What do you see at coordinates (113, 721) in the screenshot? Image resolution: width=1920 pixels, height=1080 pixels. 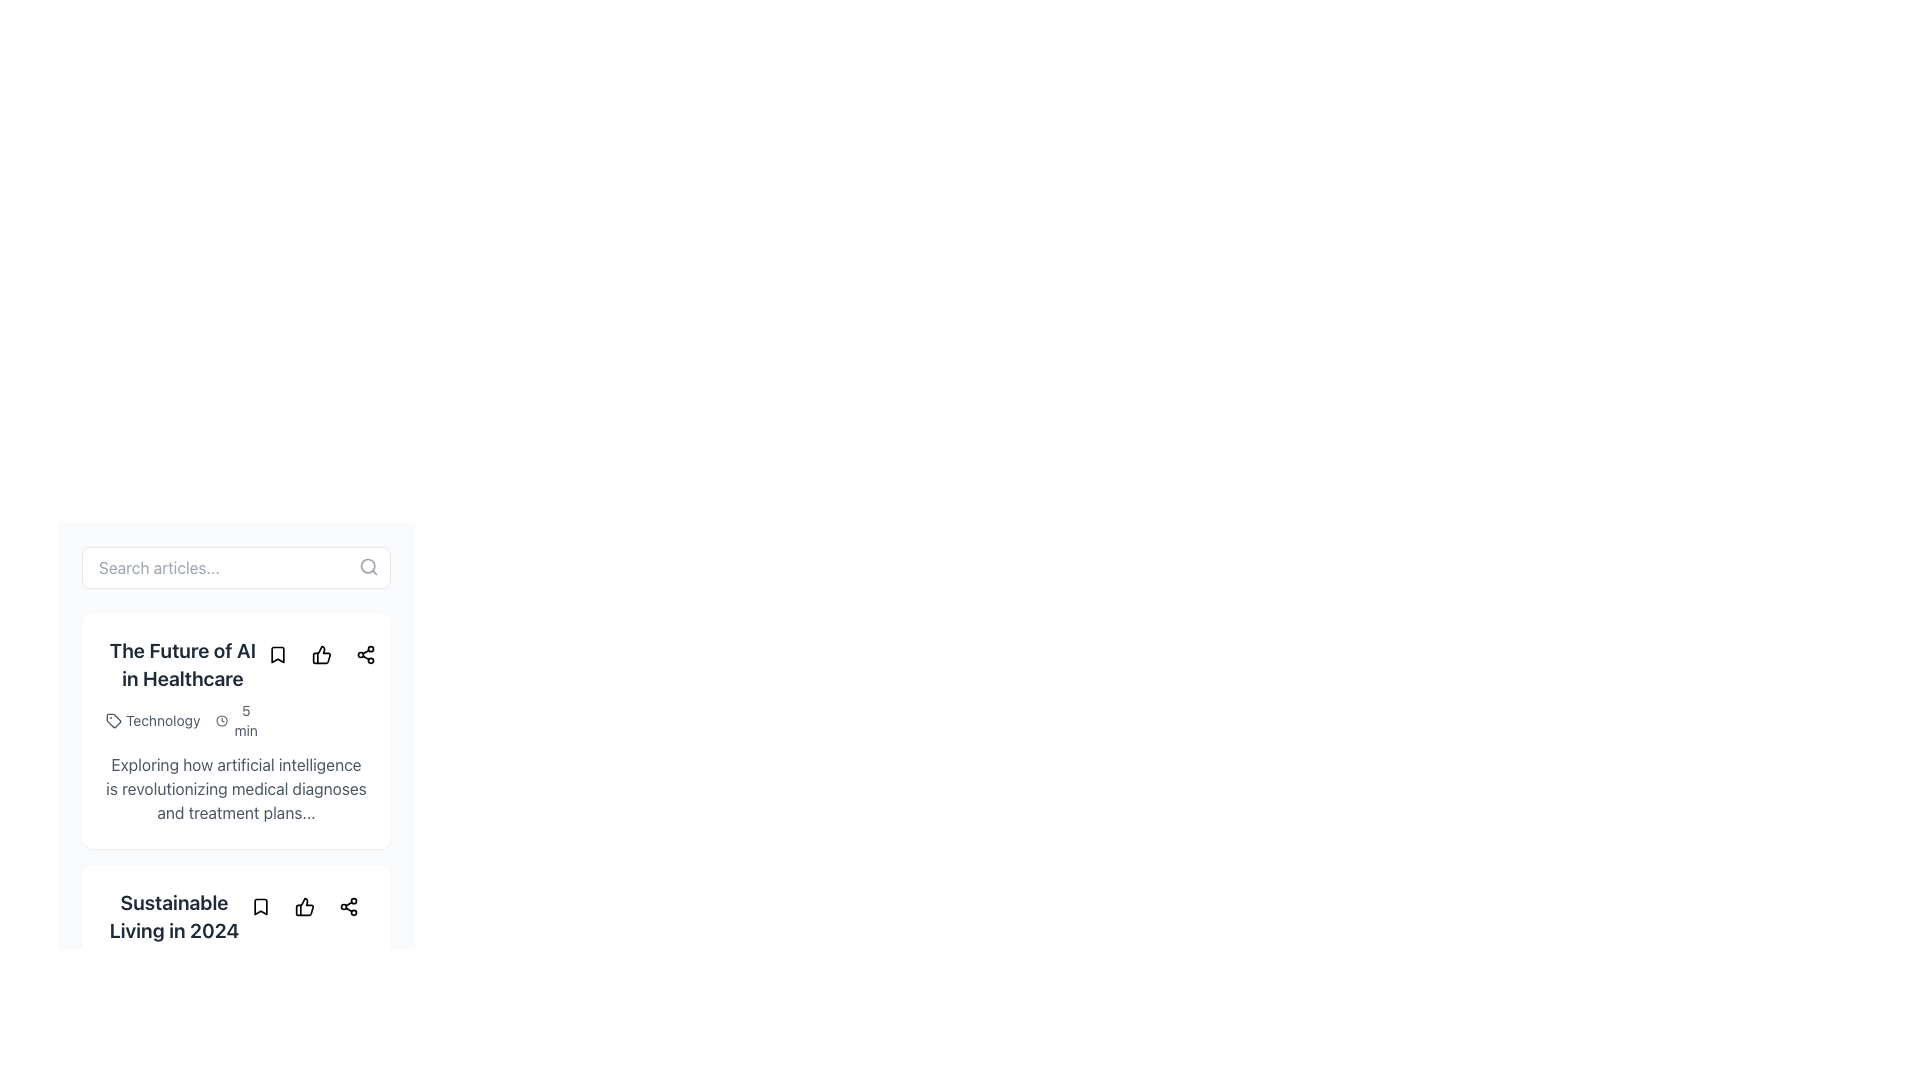 I see `the icon resembling a tag located to the left of the text 'Technology' beneath the title 'The Future of AI in Healthcare'` at bounding box center [113, 721].